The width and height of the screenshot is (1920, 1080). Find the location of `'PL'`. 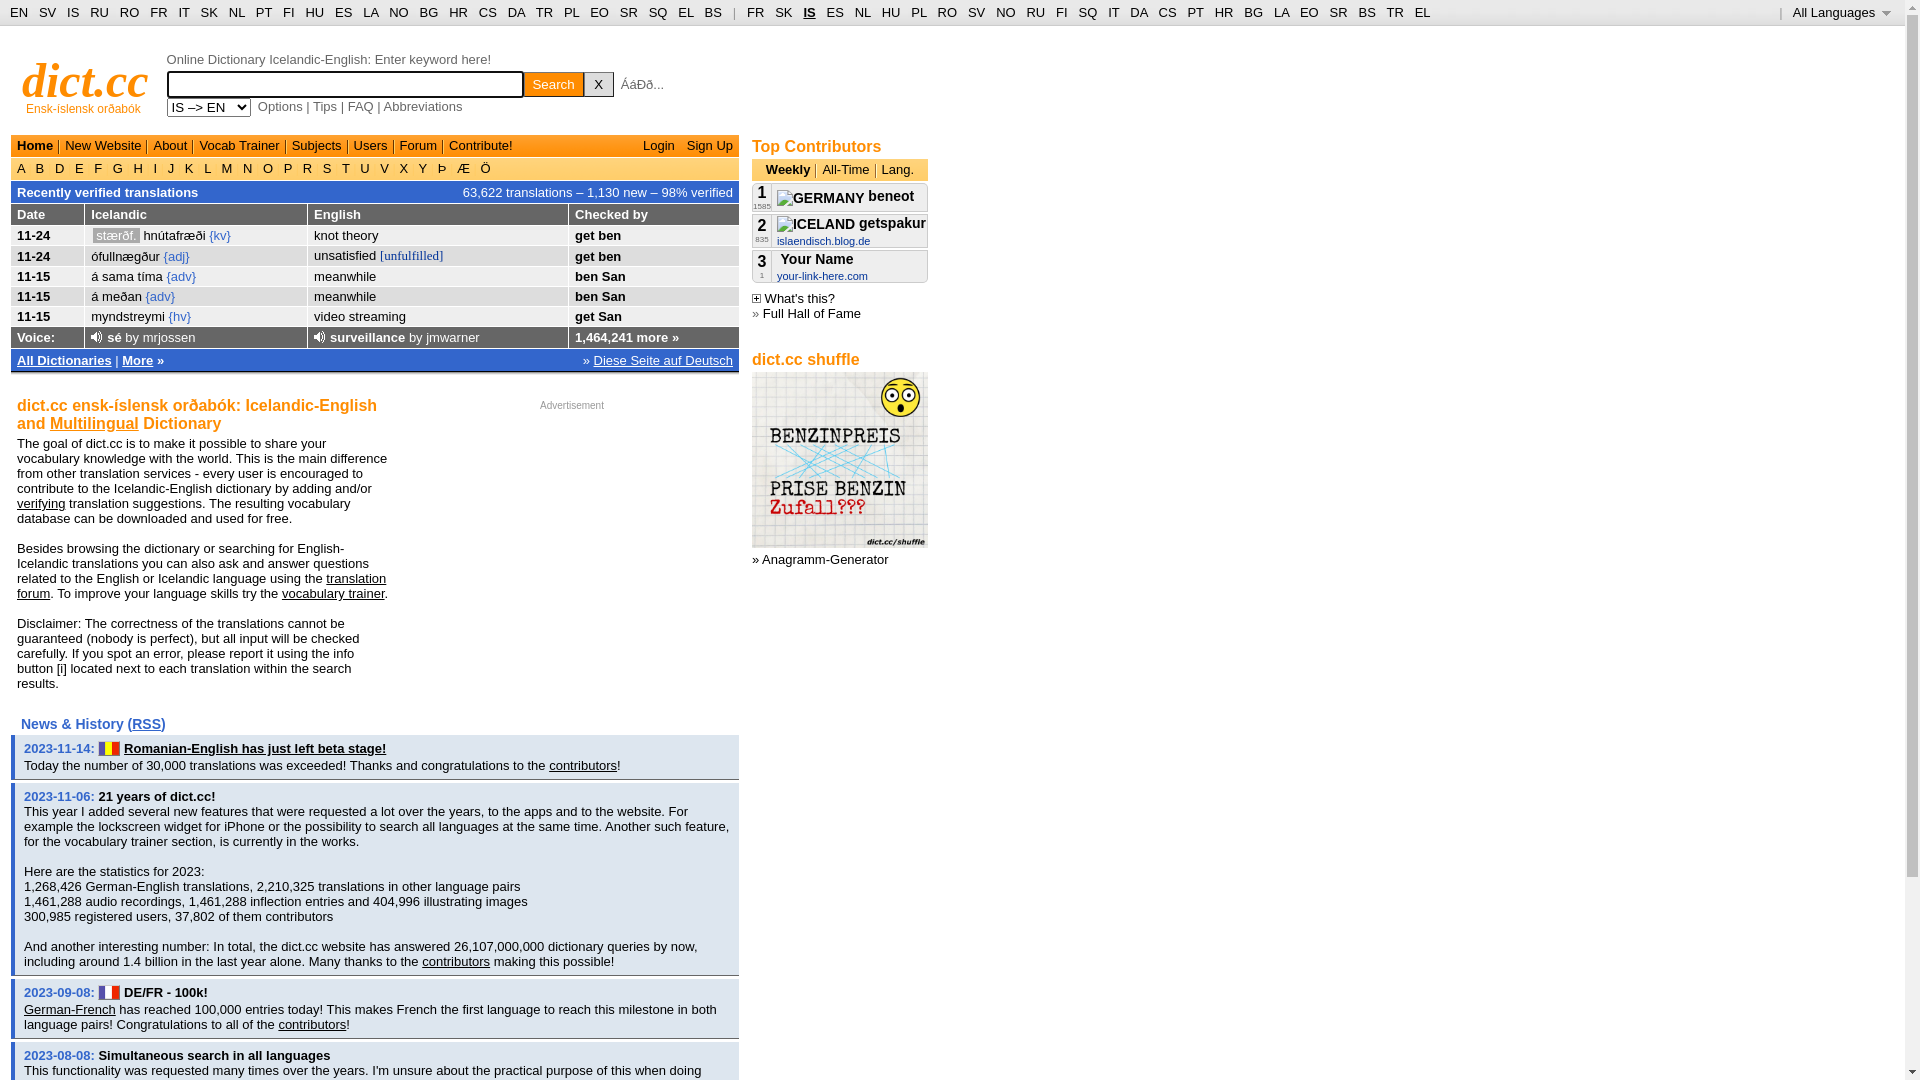

'PL' is located at coordinates (917, 12).